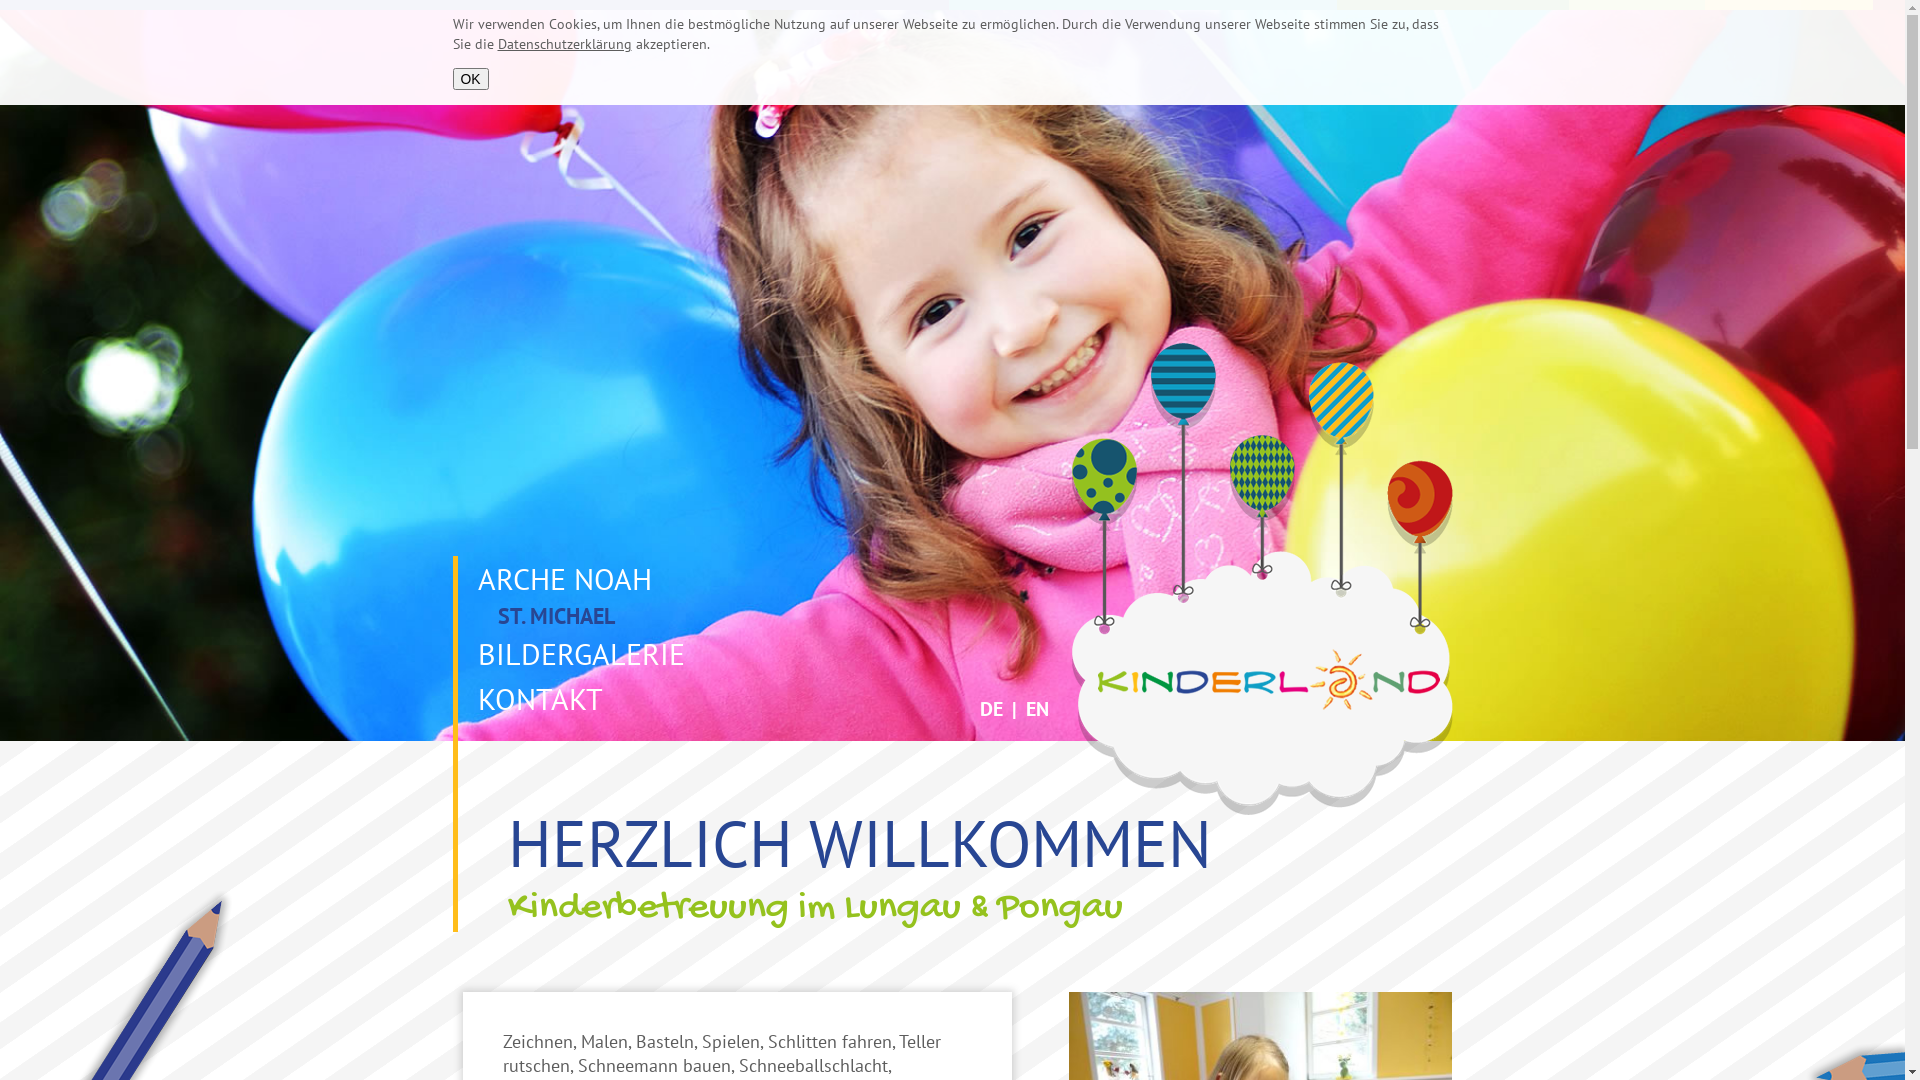  Describe the element at coordinates (991, 708) in the screenshot. I see `'DE'` at that location.